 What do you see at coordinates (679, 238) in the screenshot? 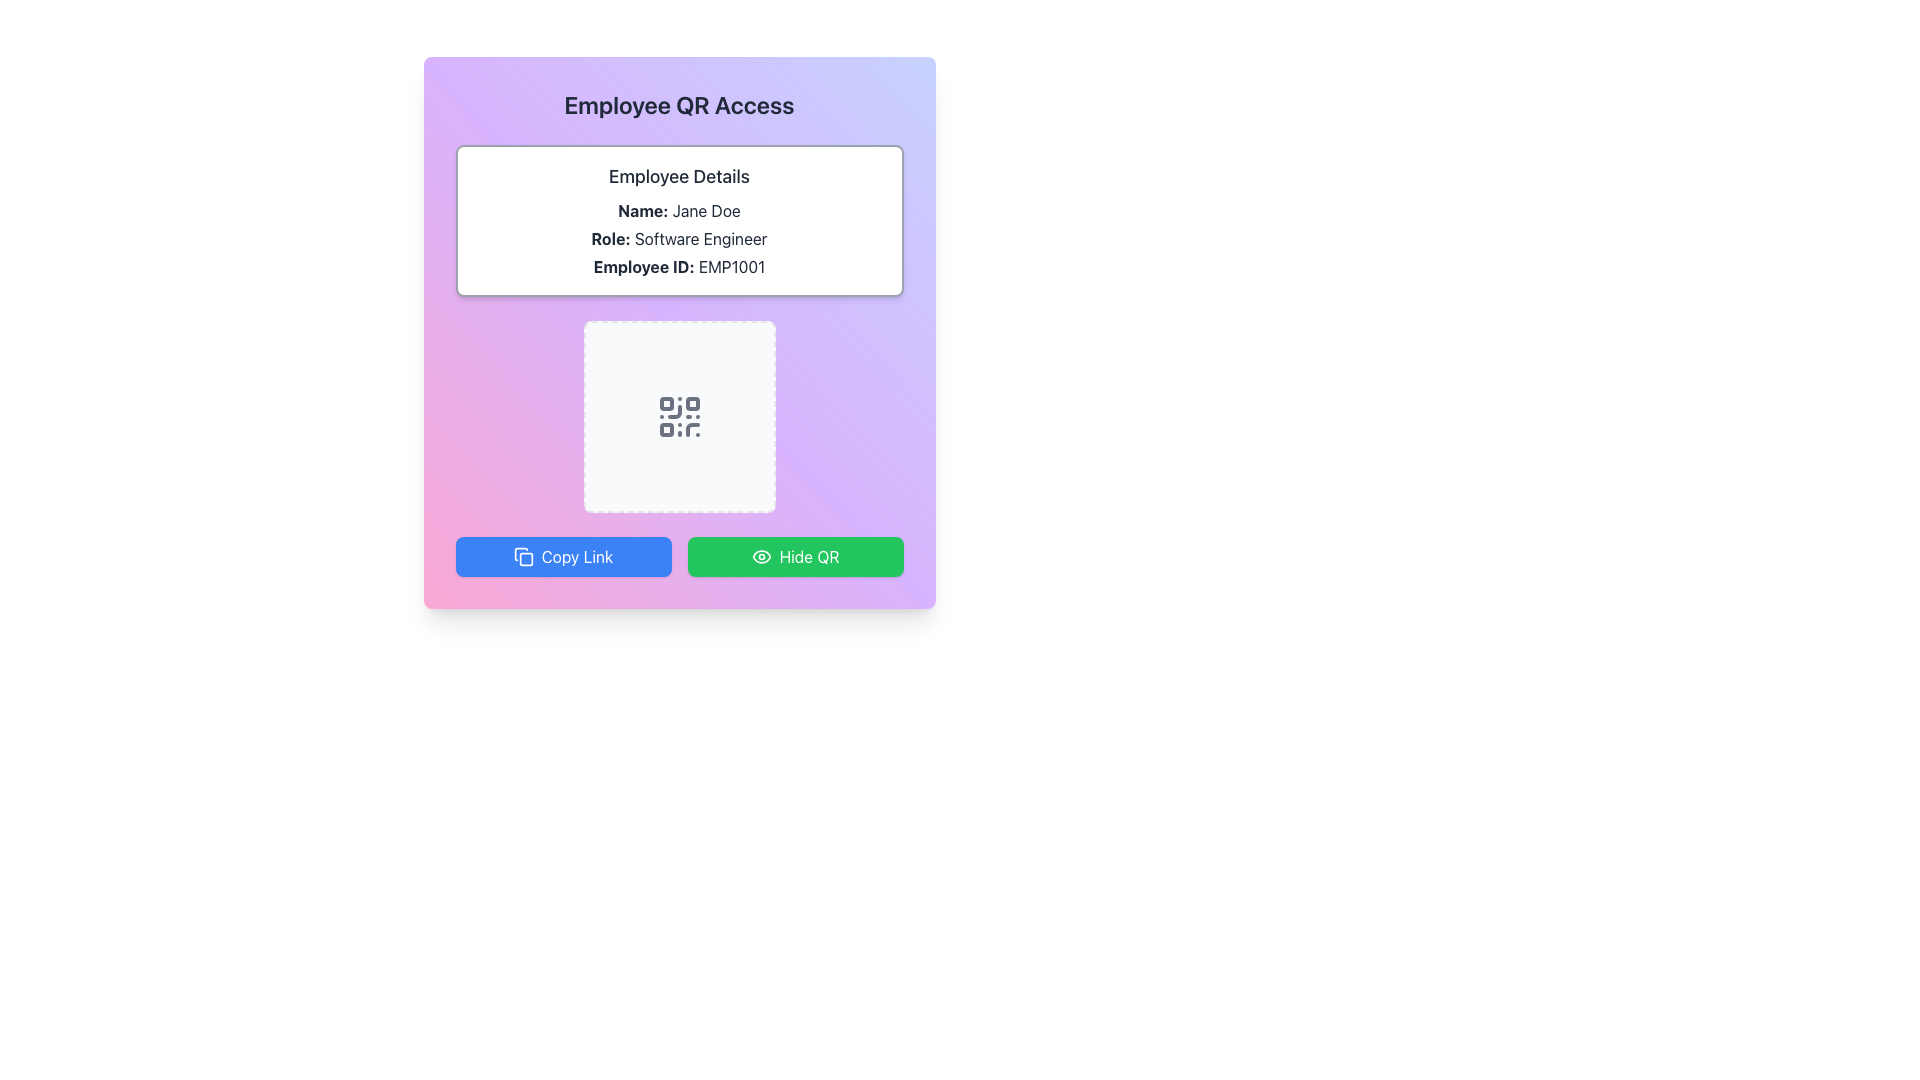
I see `static text details about the employee, which includes their name, role, and employee ID, located in the text block inside the 'Employee Details' rectangle` at bounding box center [679, 238].